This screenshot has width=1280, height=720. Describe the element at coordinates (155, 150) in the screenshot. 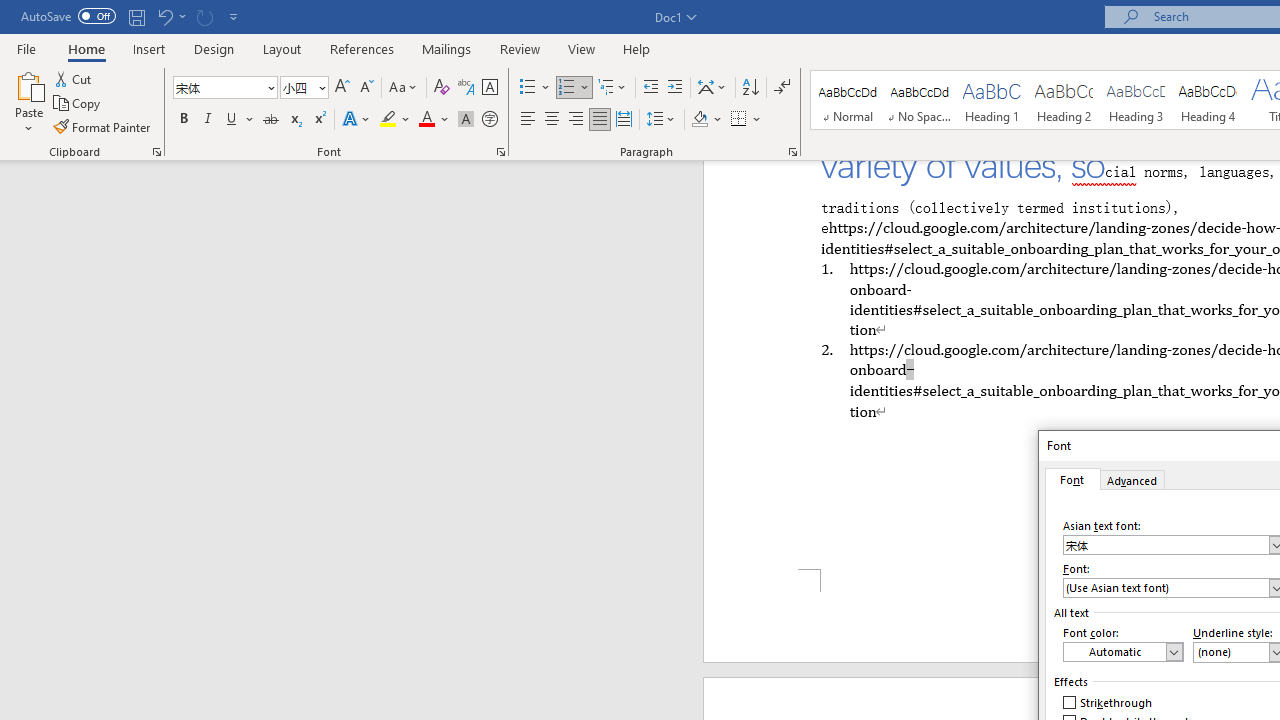

I see `'Office Clipboard...'` at that location.